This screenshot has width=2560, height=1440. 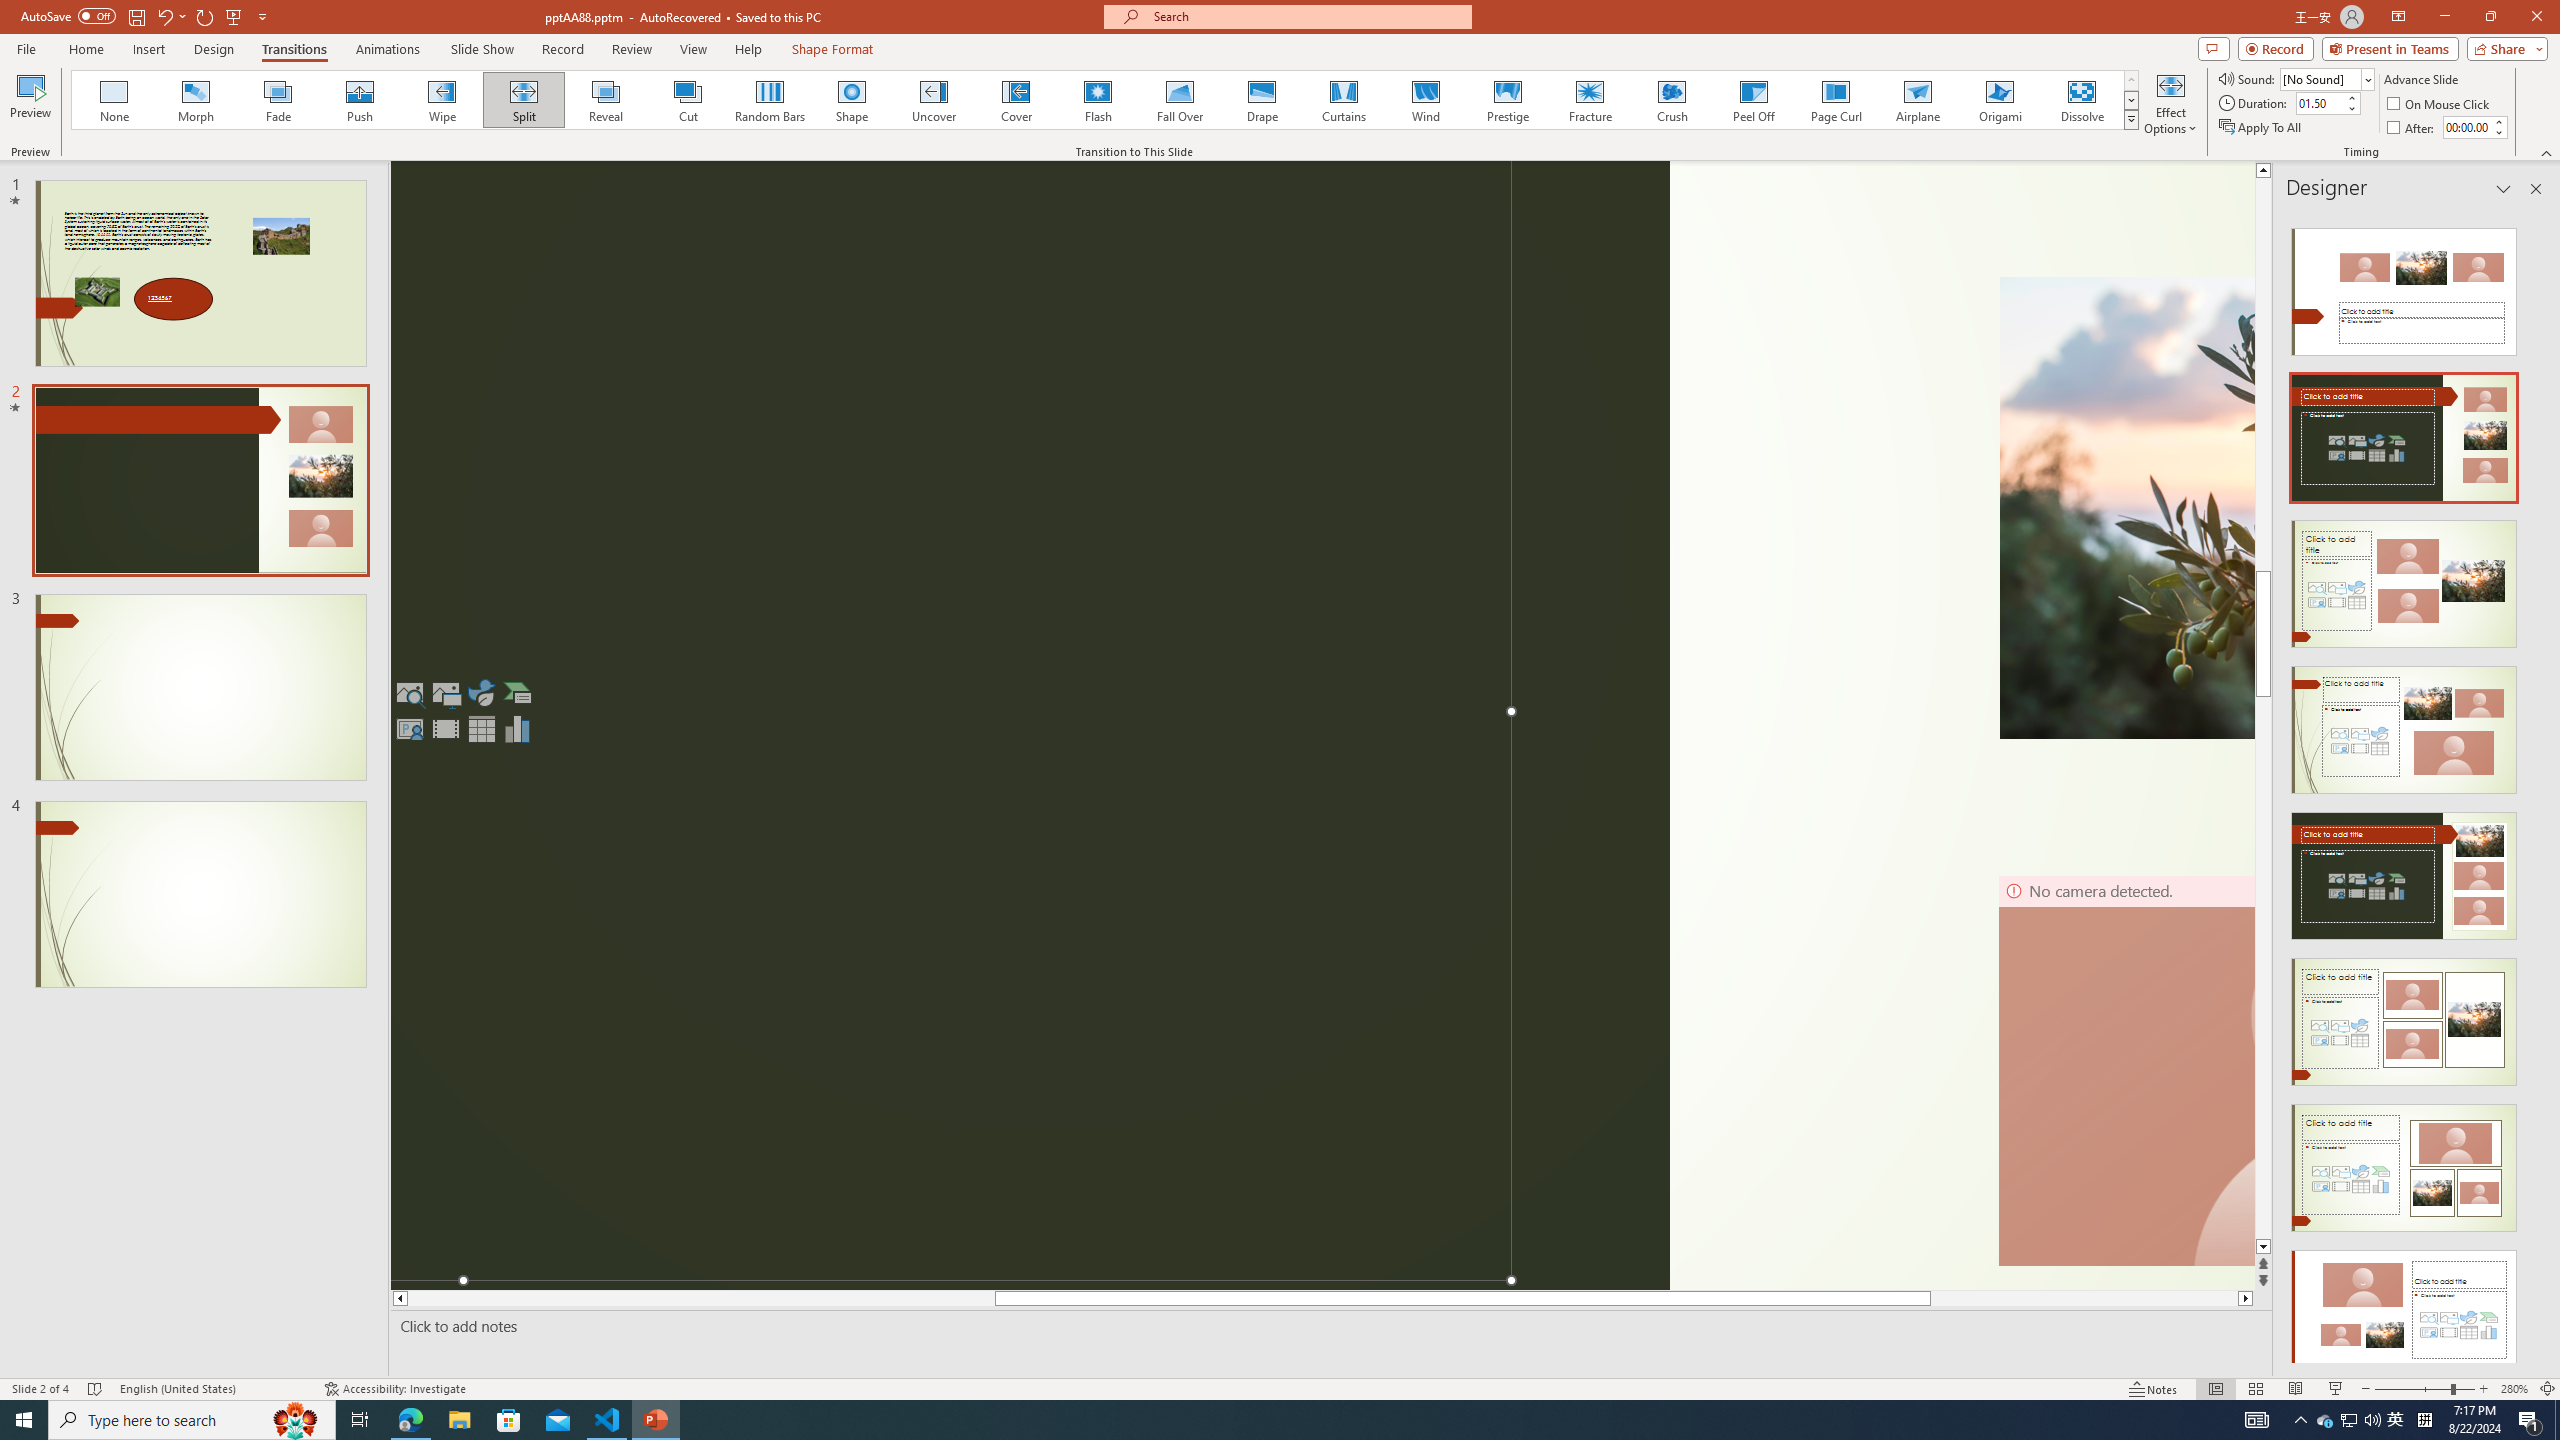 What do you see at coordinates (196, 99) in the screenshot?
I see `'Morph'` at bounding box center [196, 99].